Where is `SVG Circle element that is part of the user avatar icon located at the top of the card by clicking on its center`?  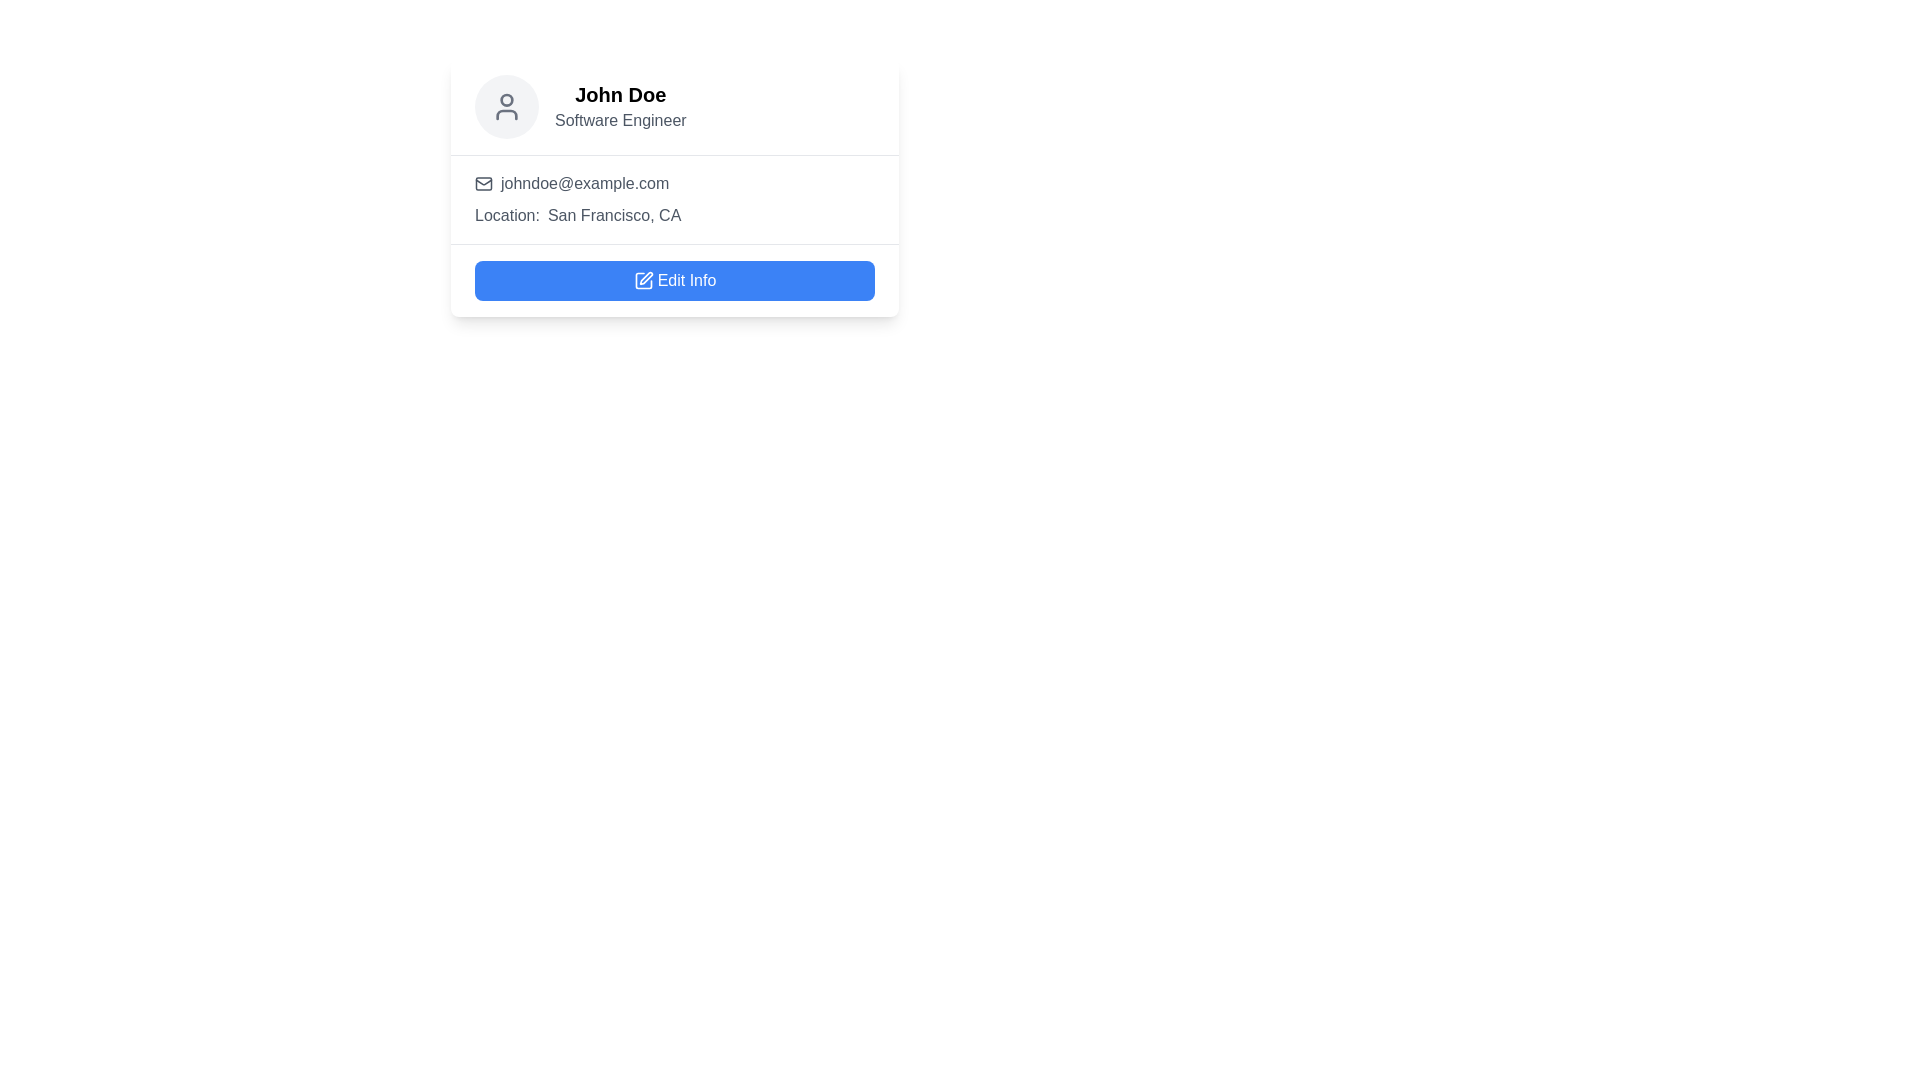
SVG Circle element that is part of the user avatar icon located at the top of the card by clicking on its center is located at coordinates (505, 100).